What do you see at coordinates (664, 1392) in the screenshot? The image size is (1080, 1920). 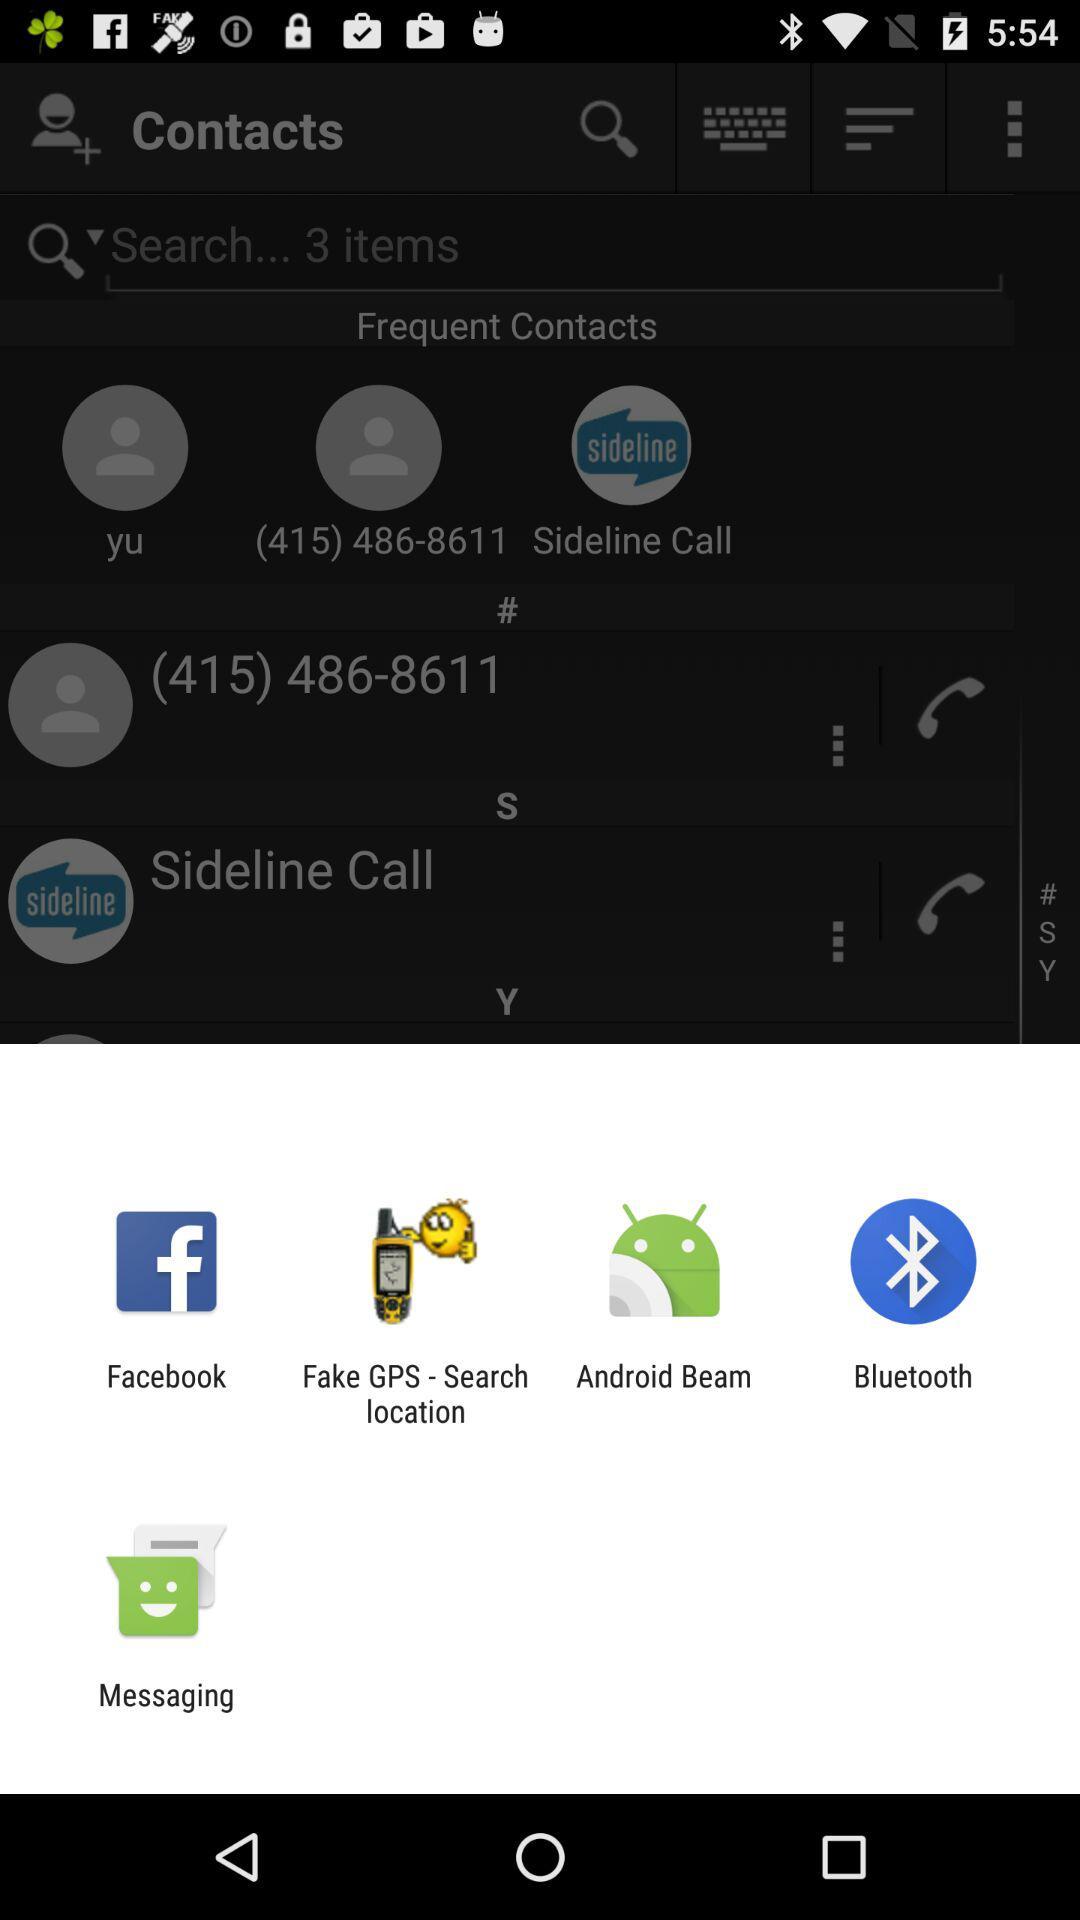 I see `the android beam app` at bounding box center [664, 1392].